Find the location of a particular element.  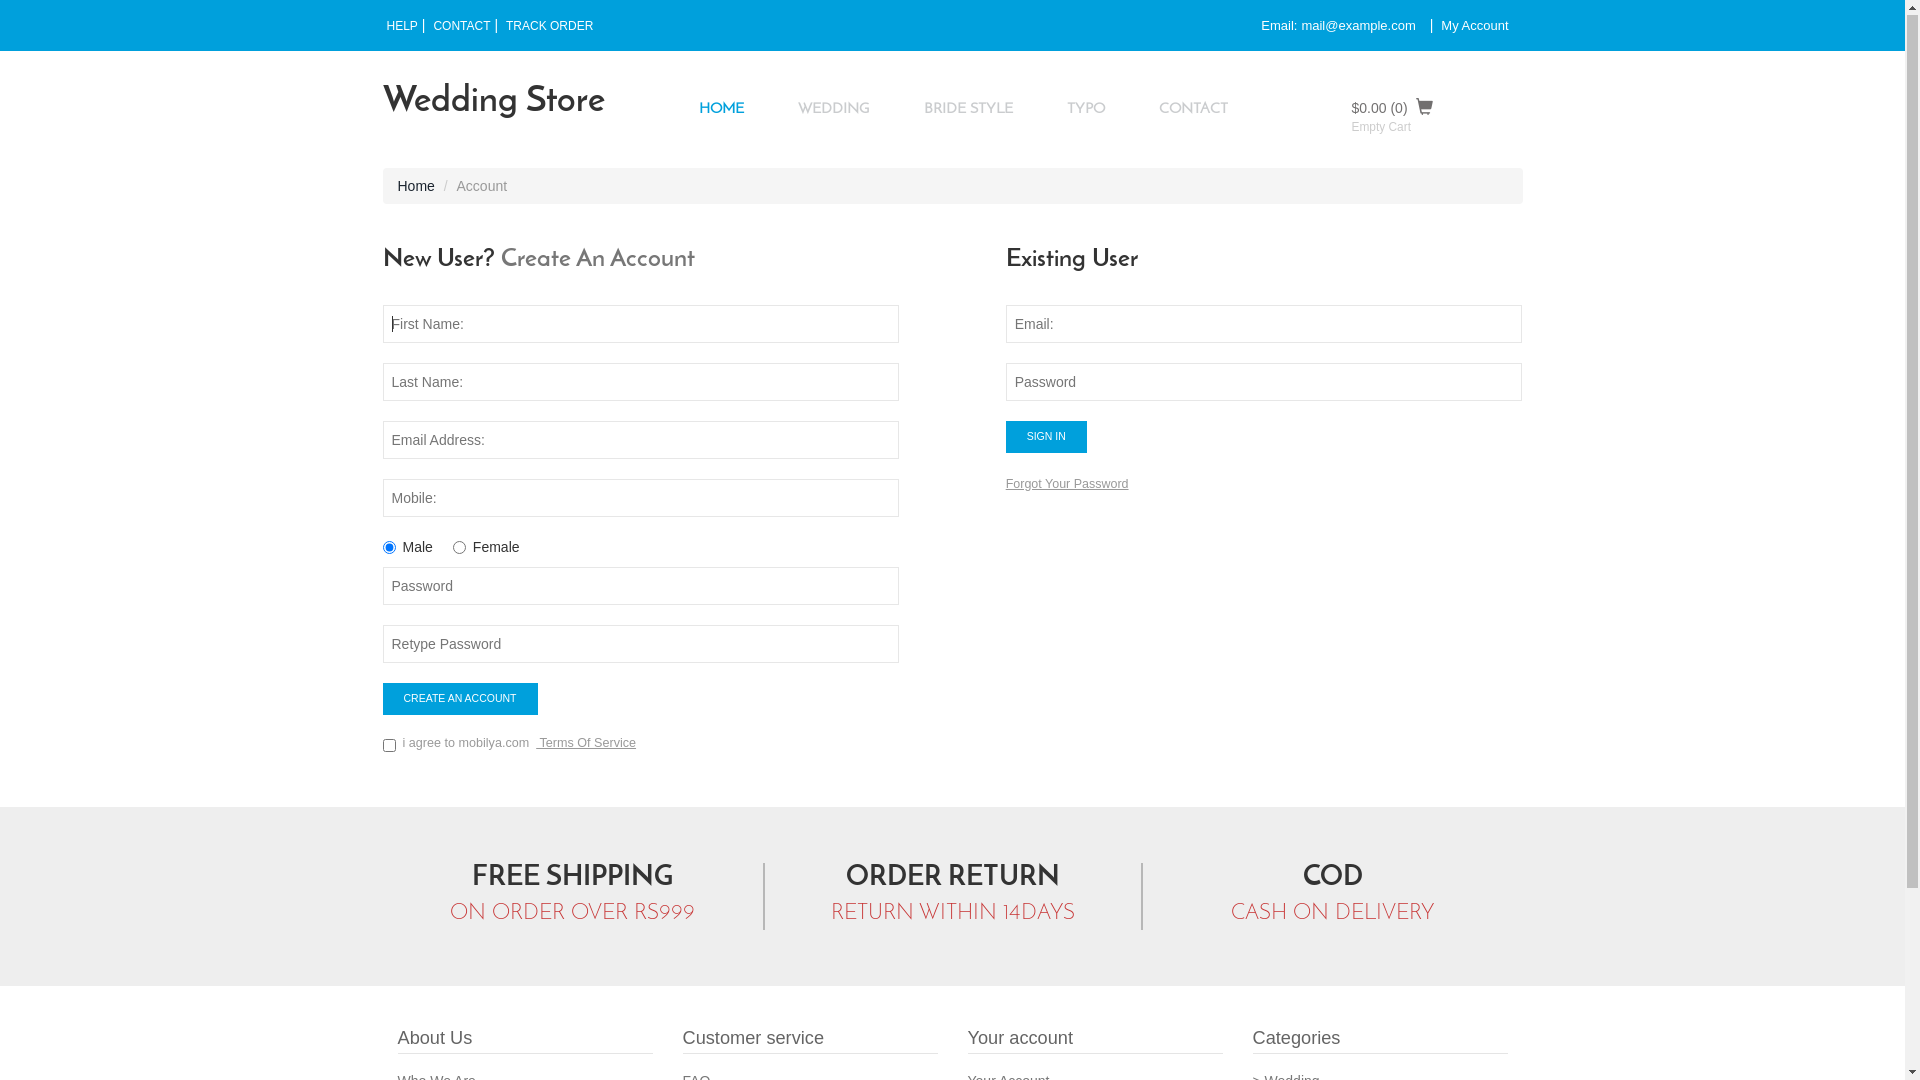

'sign in' is located at coordinates (1045, 437).